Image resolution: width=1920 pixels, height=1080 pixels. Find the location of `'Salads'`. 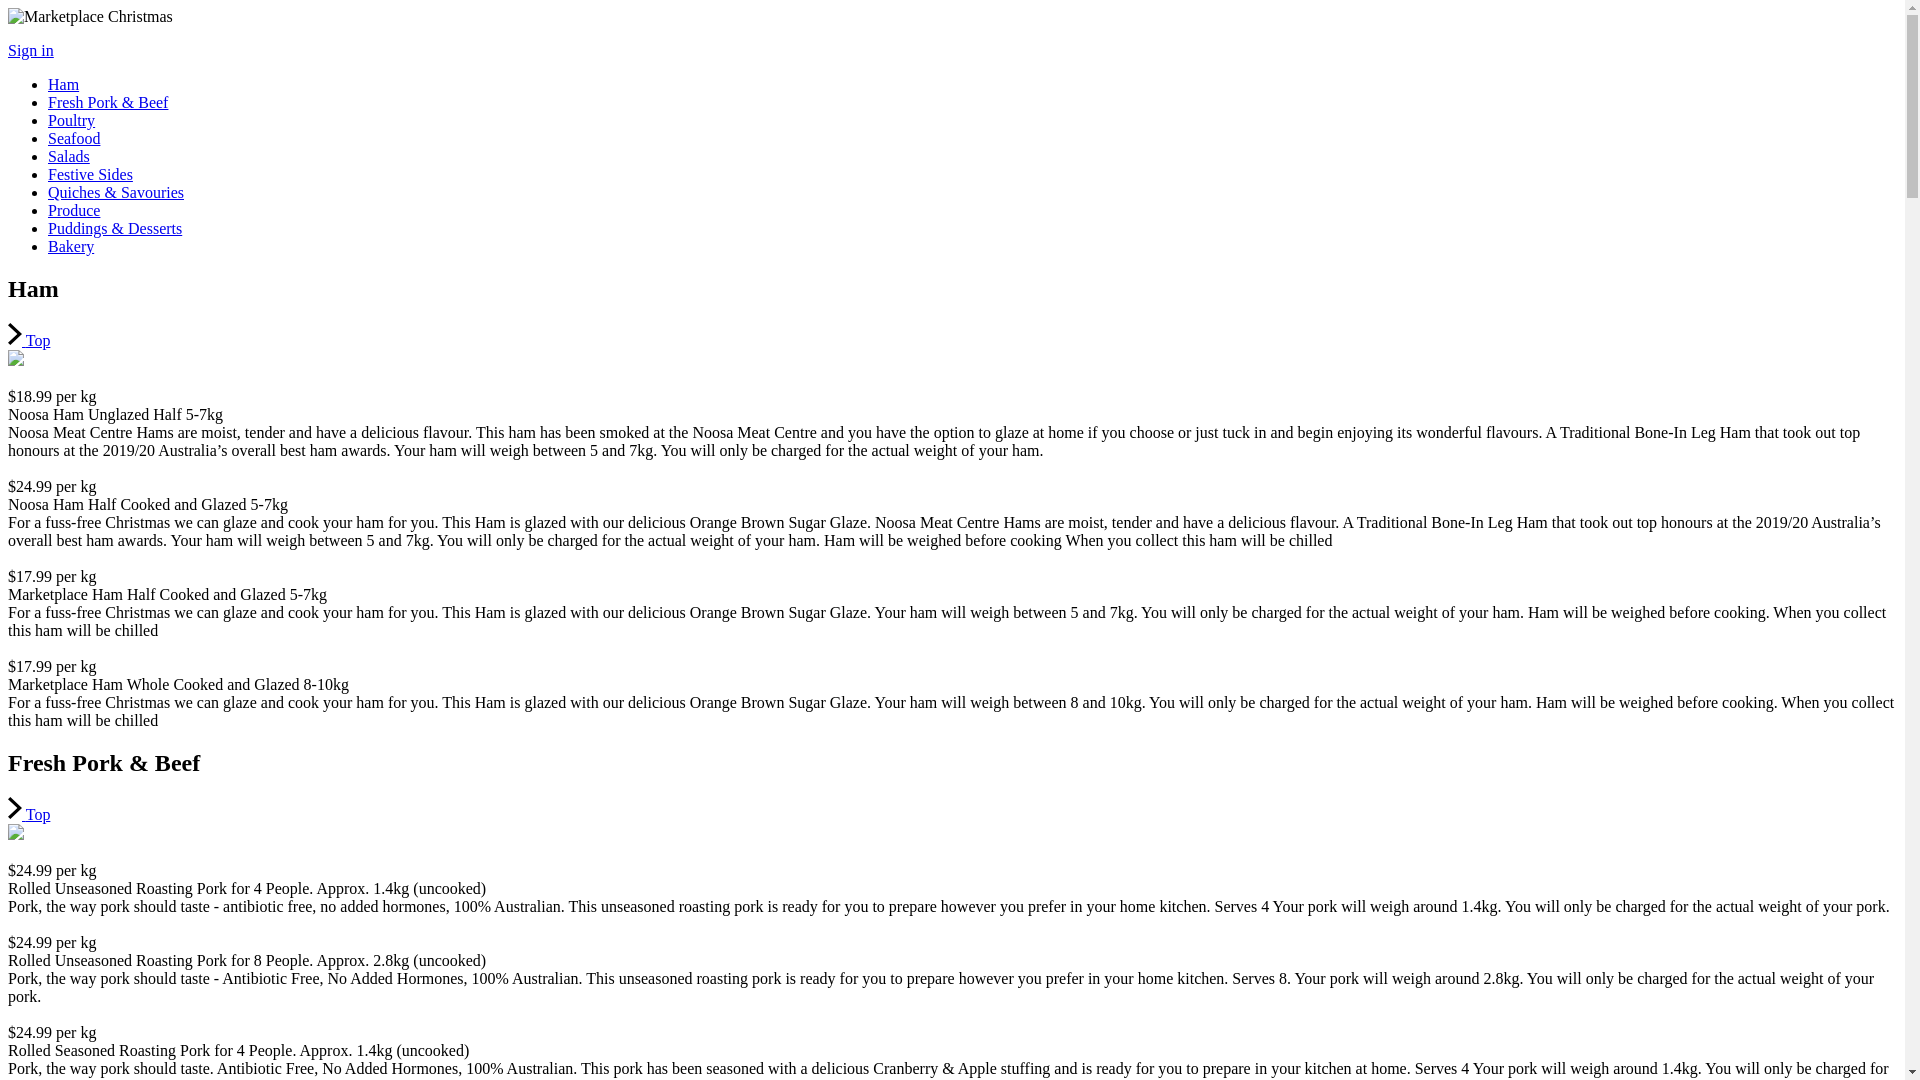

'Salads' is located at coordinates (68, 155).